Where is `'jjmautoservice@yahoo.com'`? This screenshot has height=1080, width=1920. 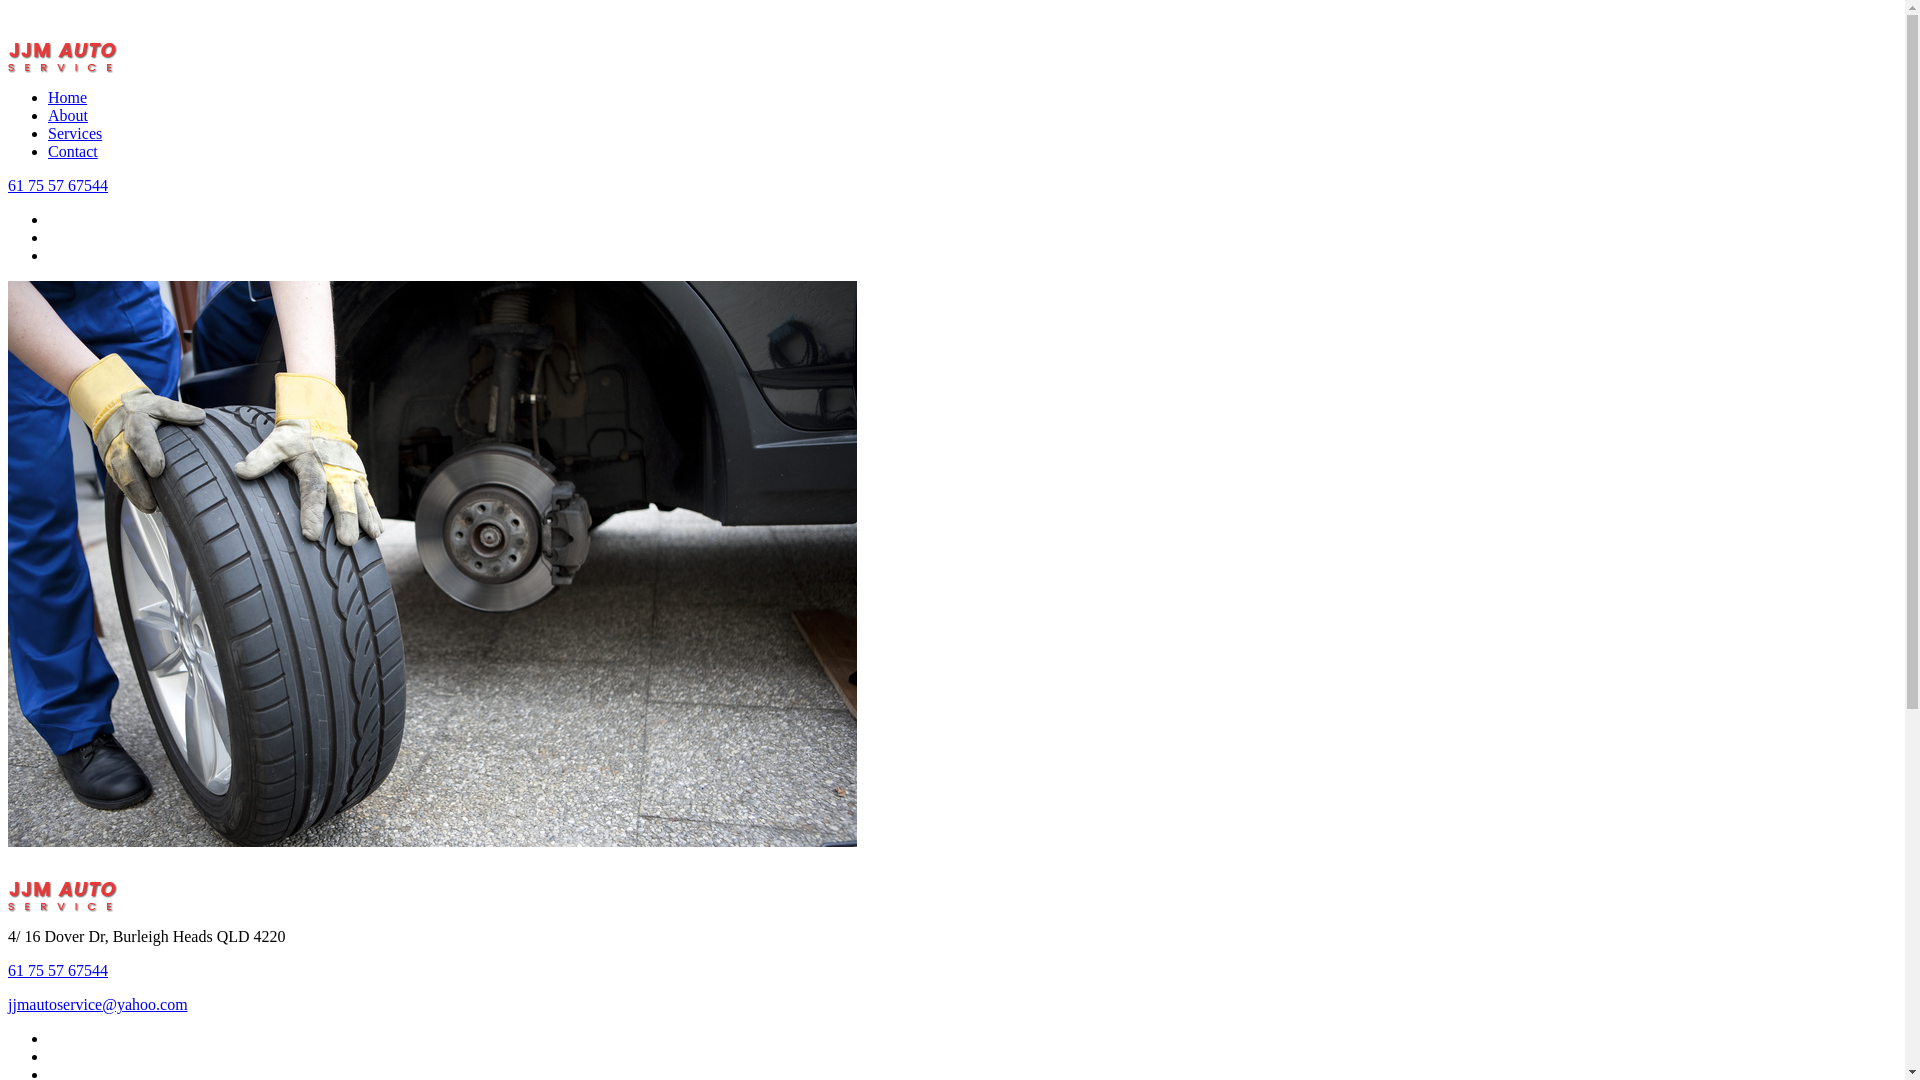 'jjmautoservice@yahoo.com' is located at coordinates (96, 1004).